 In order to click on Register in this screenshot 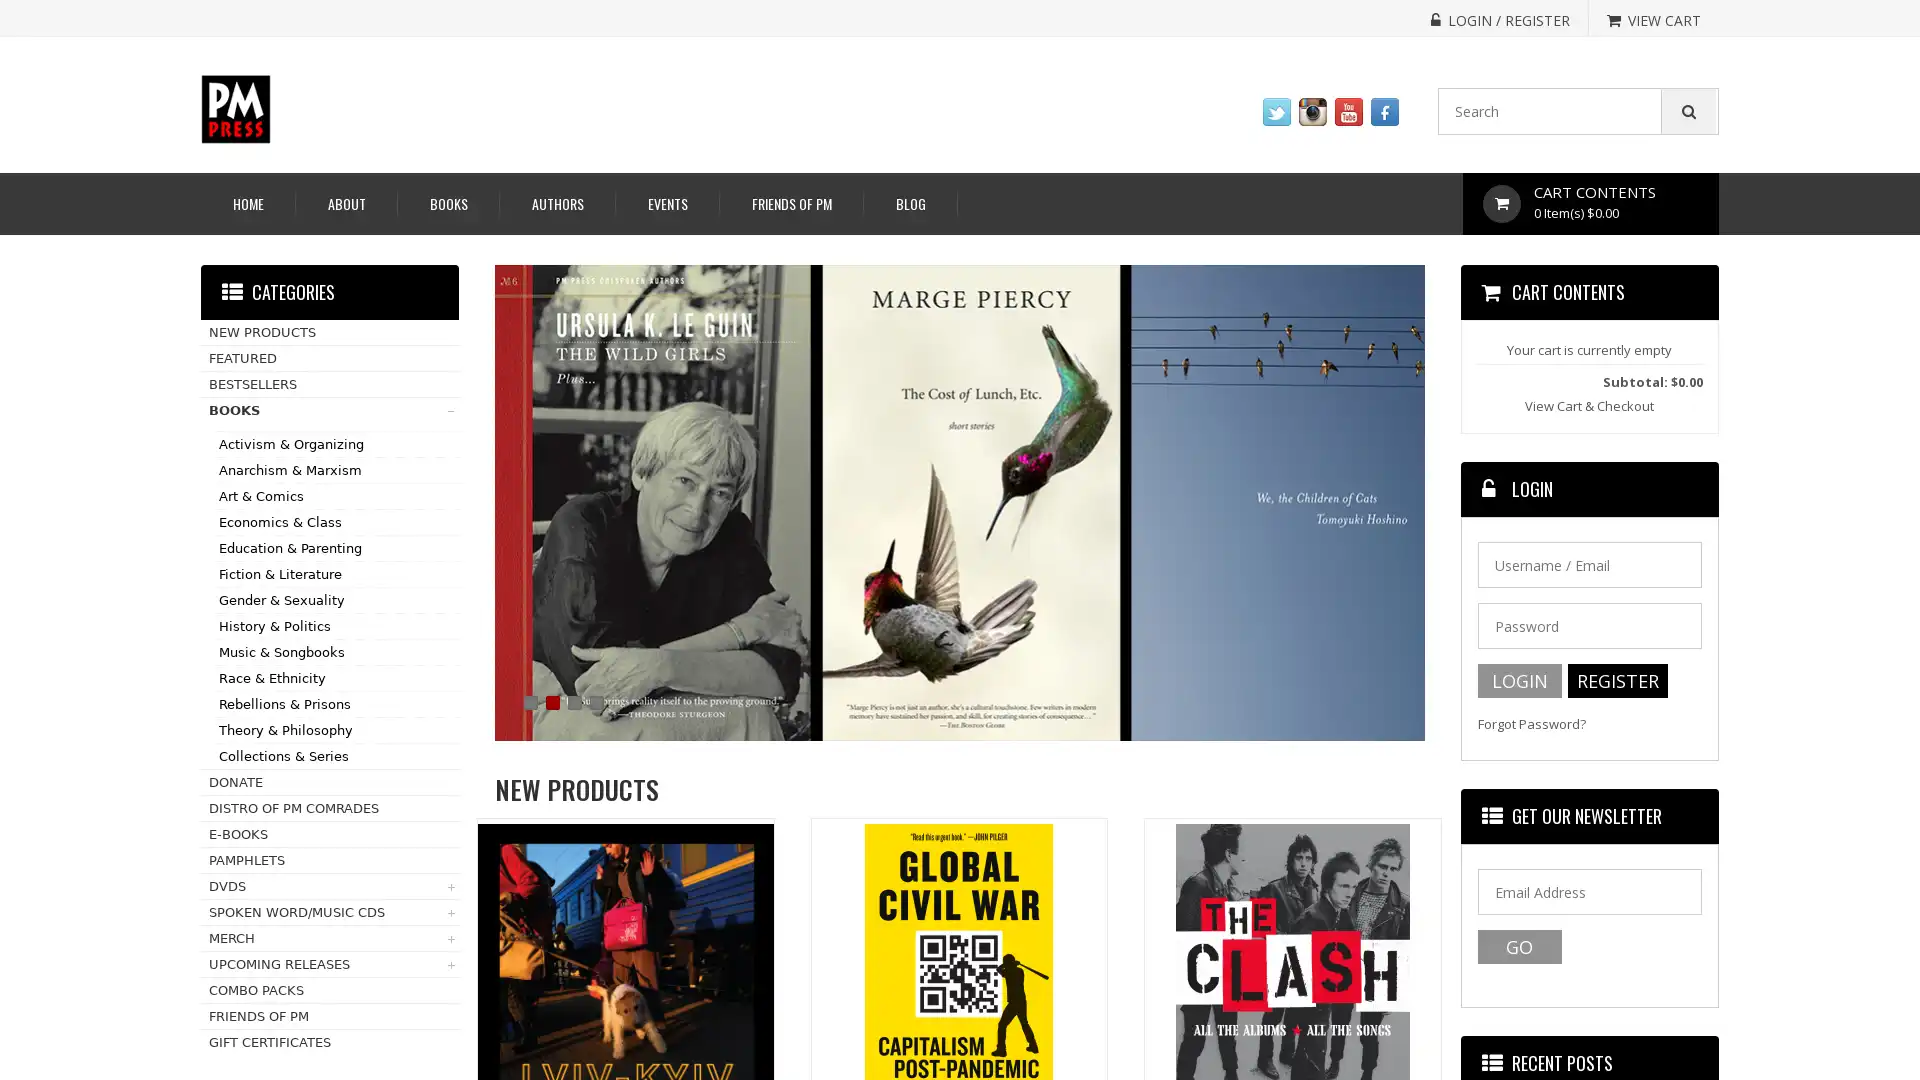, I will do `click(1617, 680)`.